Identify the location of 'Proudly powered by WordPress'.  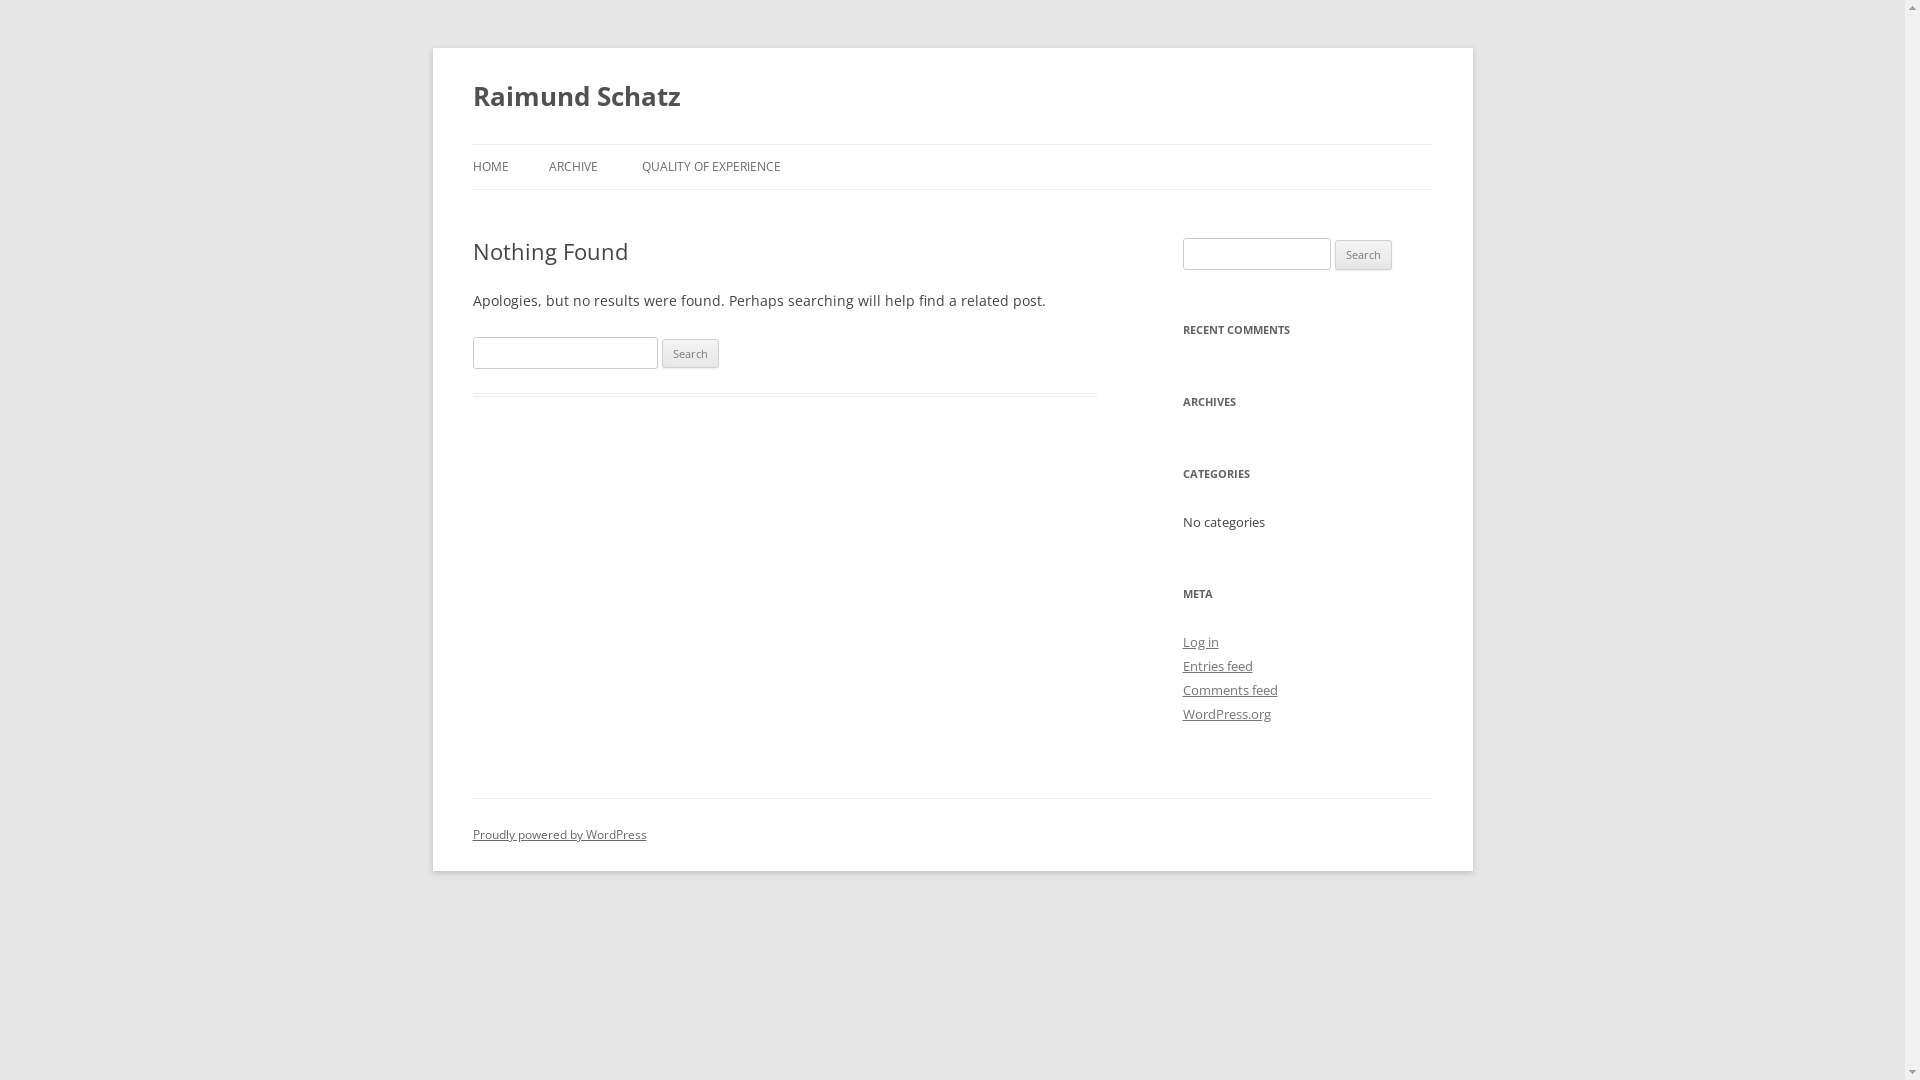
(470, 834).